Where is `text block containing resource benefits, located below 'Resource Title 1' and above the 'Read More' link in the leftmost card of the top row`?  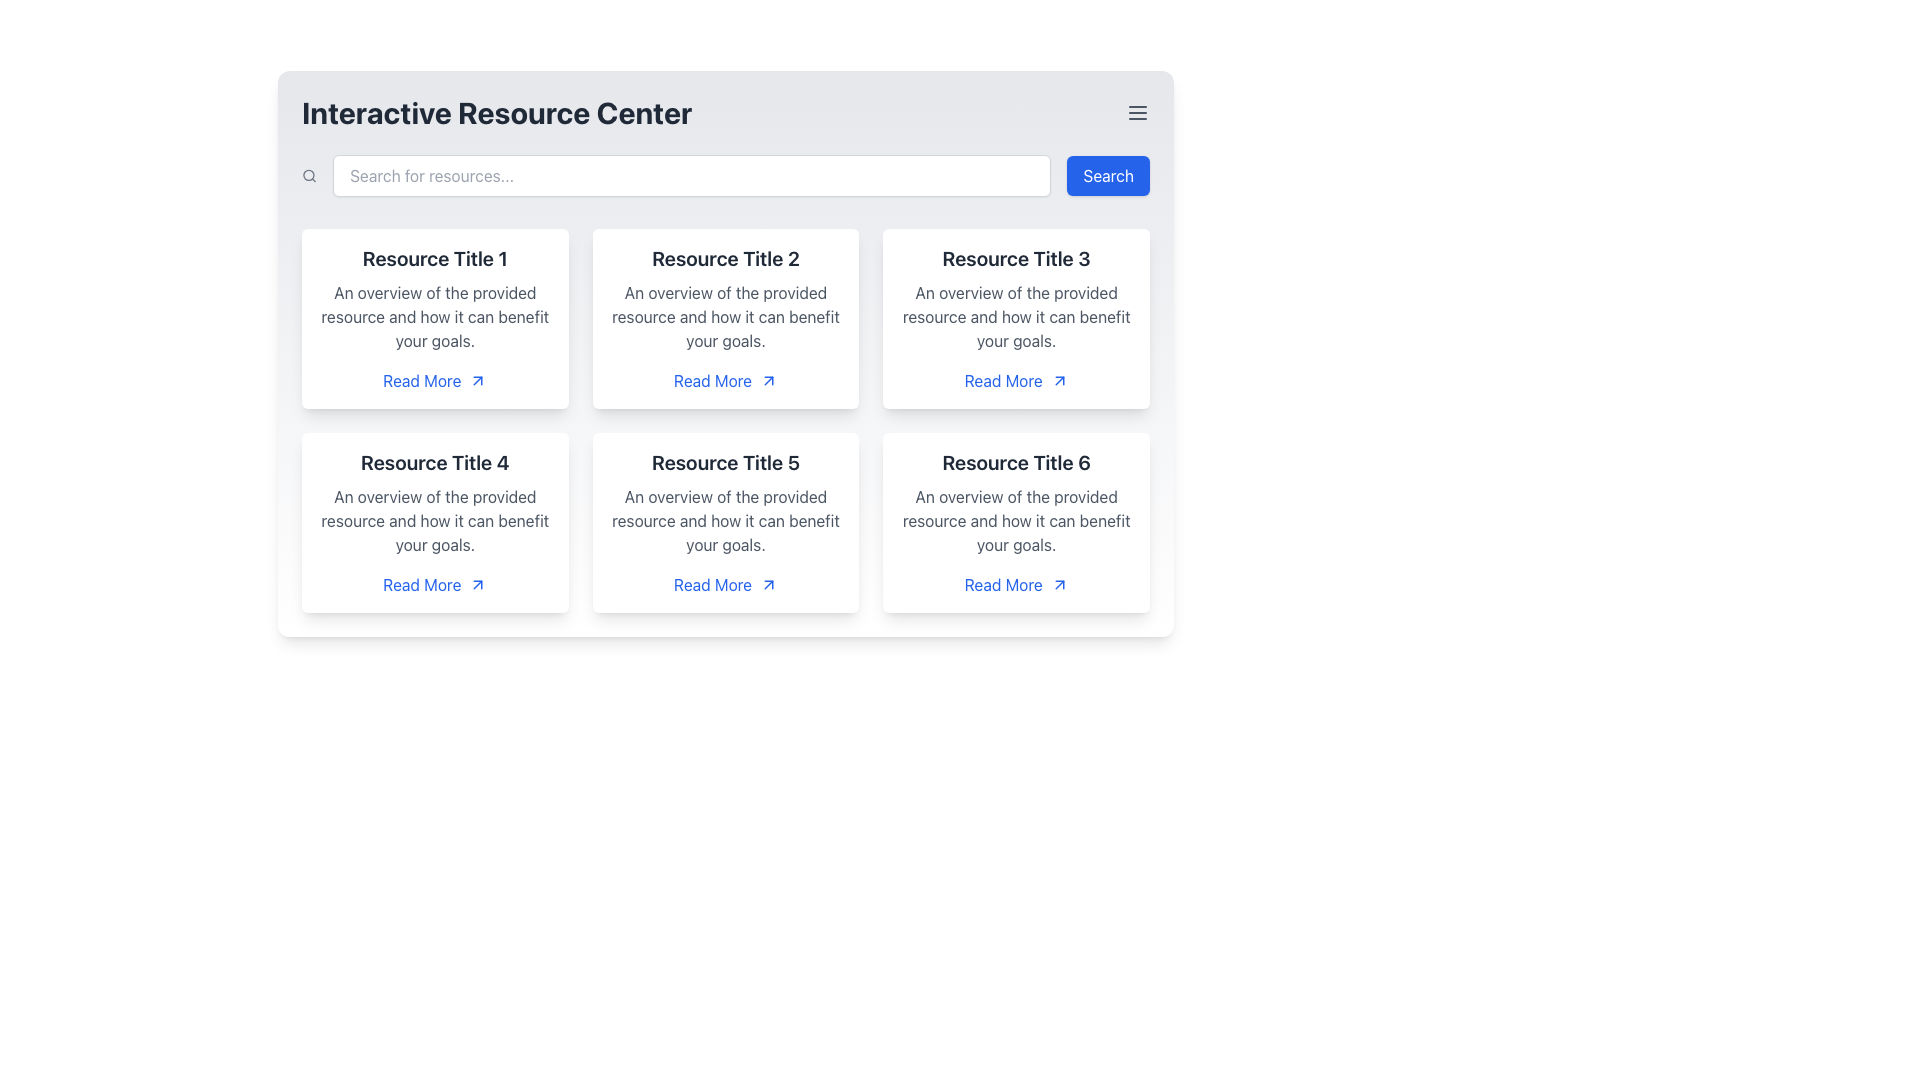 text block containing resource benefits, located below 'Resource Title 1' and above the 'Read More' link in the leftmost card of the top row is located at coordinates (434, 315).